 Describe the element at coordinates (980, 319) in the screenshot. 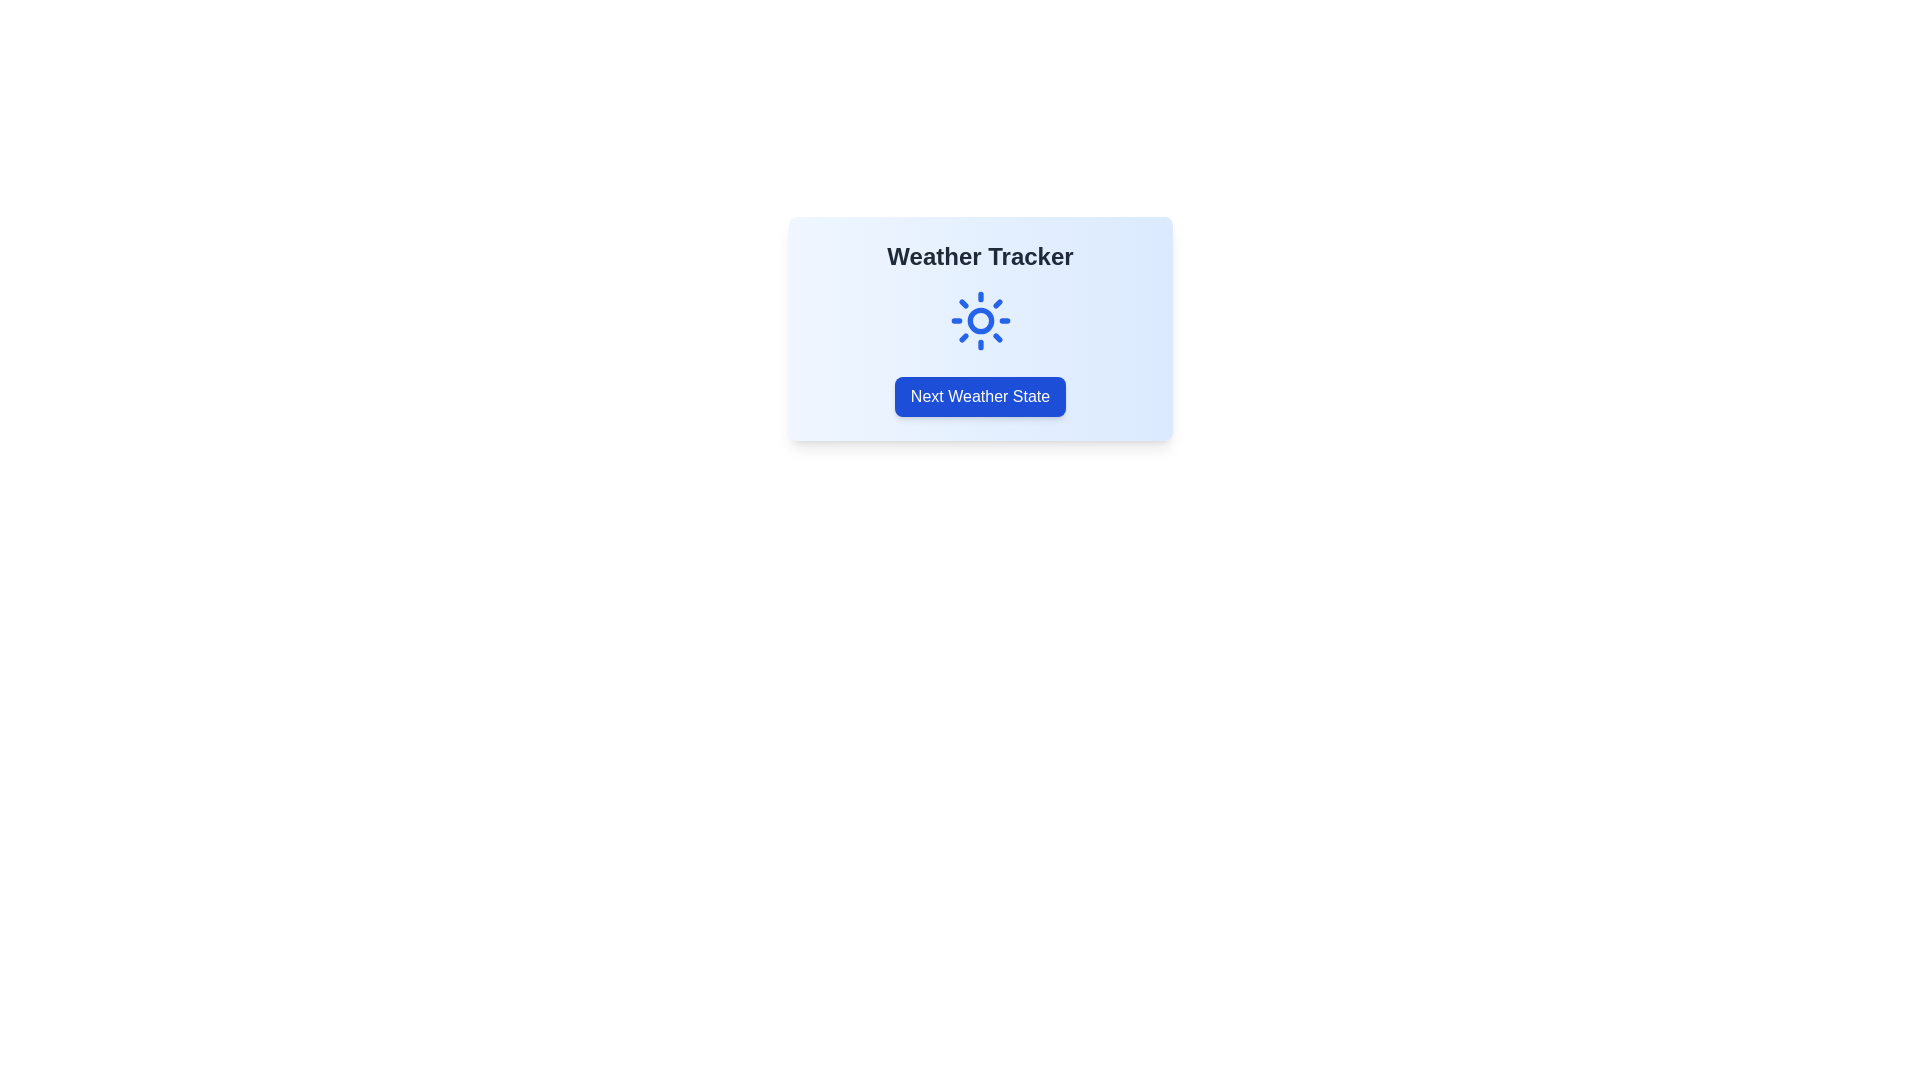

I see `the central circular shape within the sun icon, located under the 'Weather Tracker' header and above the 'Next Weather State' button` at that location.